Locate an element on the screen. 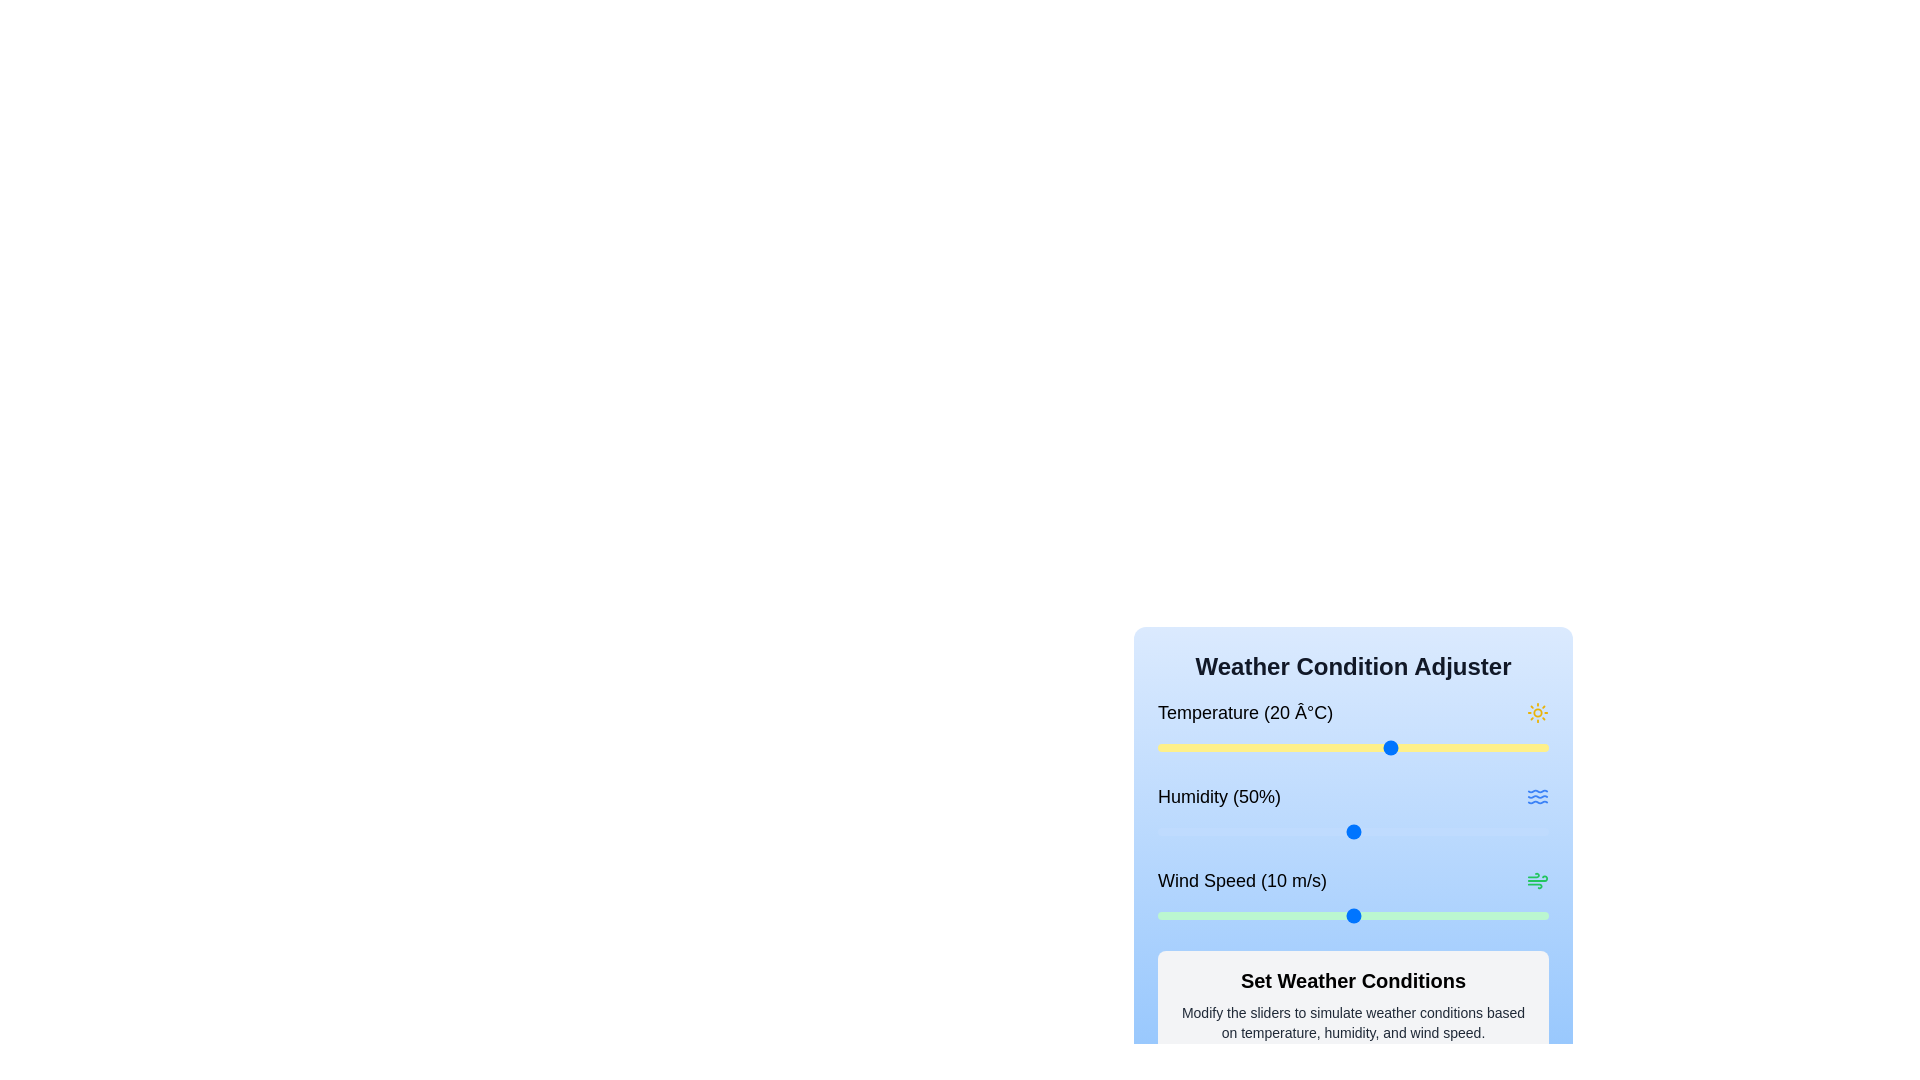  the wind speed slider to set the wind speed to 18 m/s is located at coordinates (1509, 915).